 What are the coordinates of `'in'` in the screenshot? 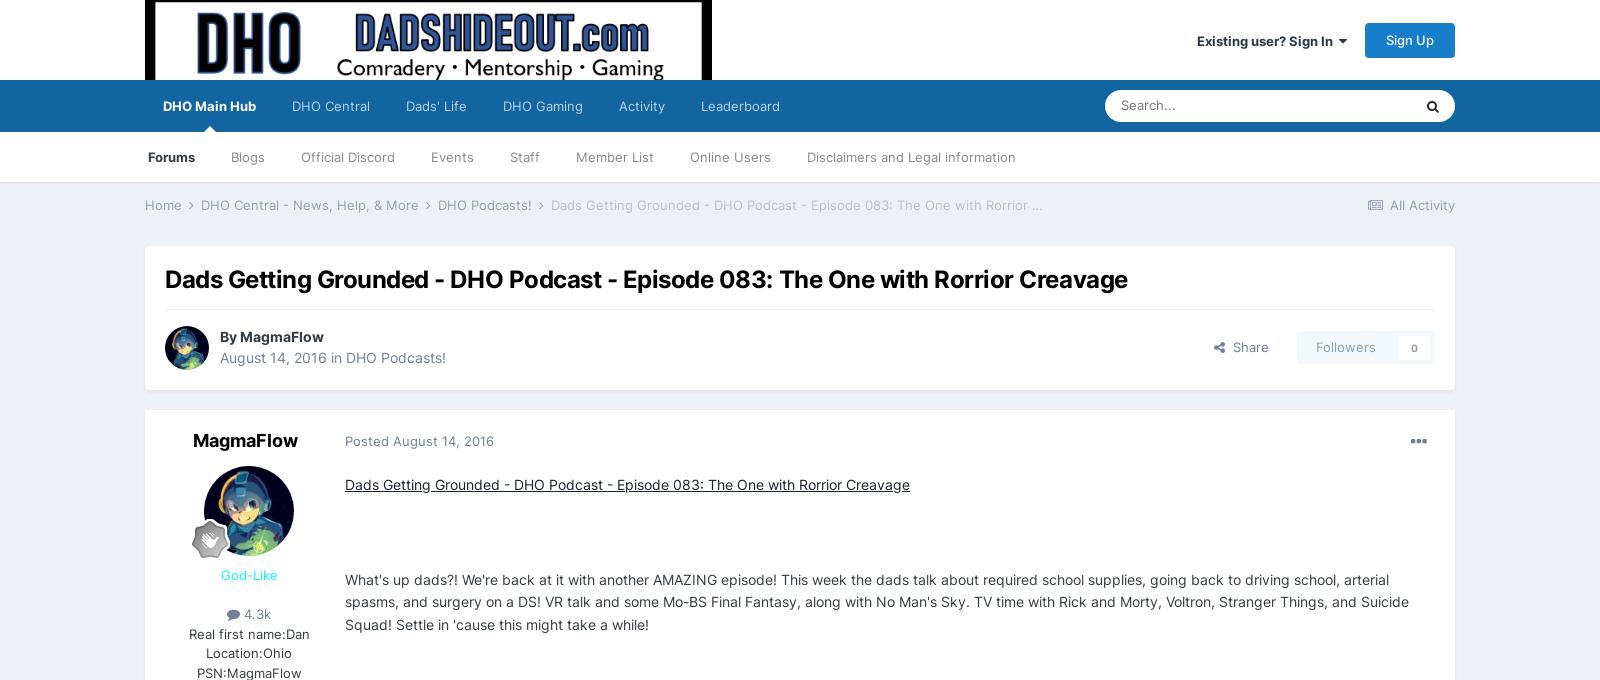 It's located at (336, 356).